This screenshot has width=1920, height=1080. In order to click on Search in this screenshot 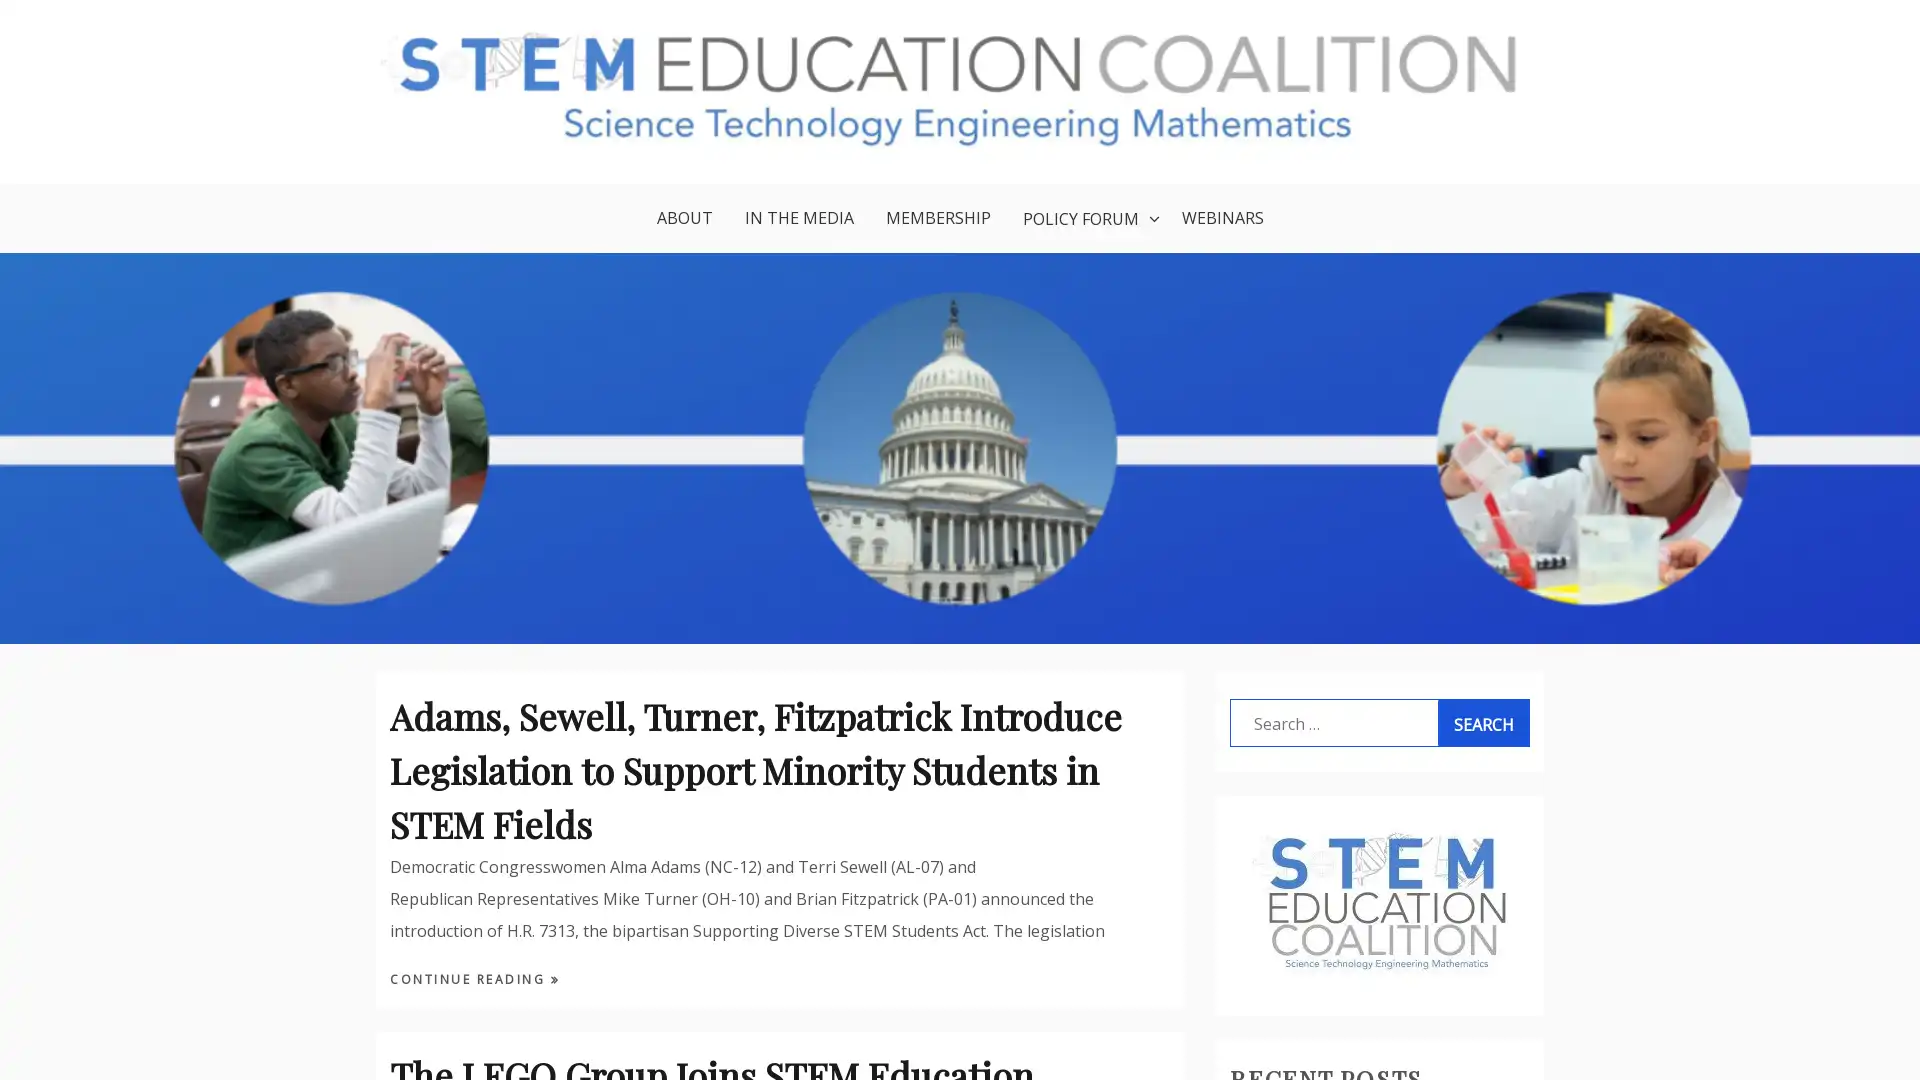, I will do `click(1483, 724)`.